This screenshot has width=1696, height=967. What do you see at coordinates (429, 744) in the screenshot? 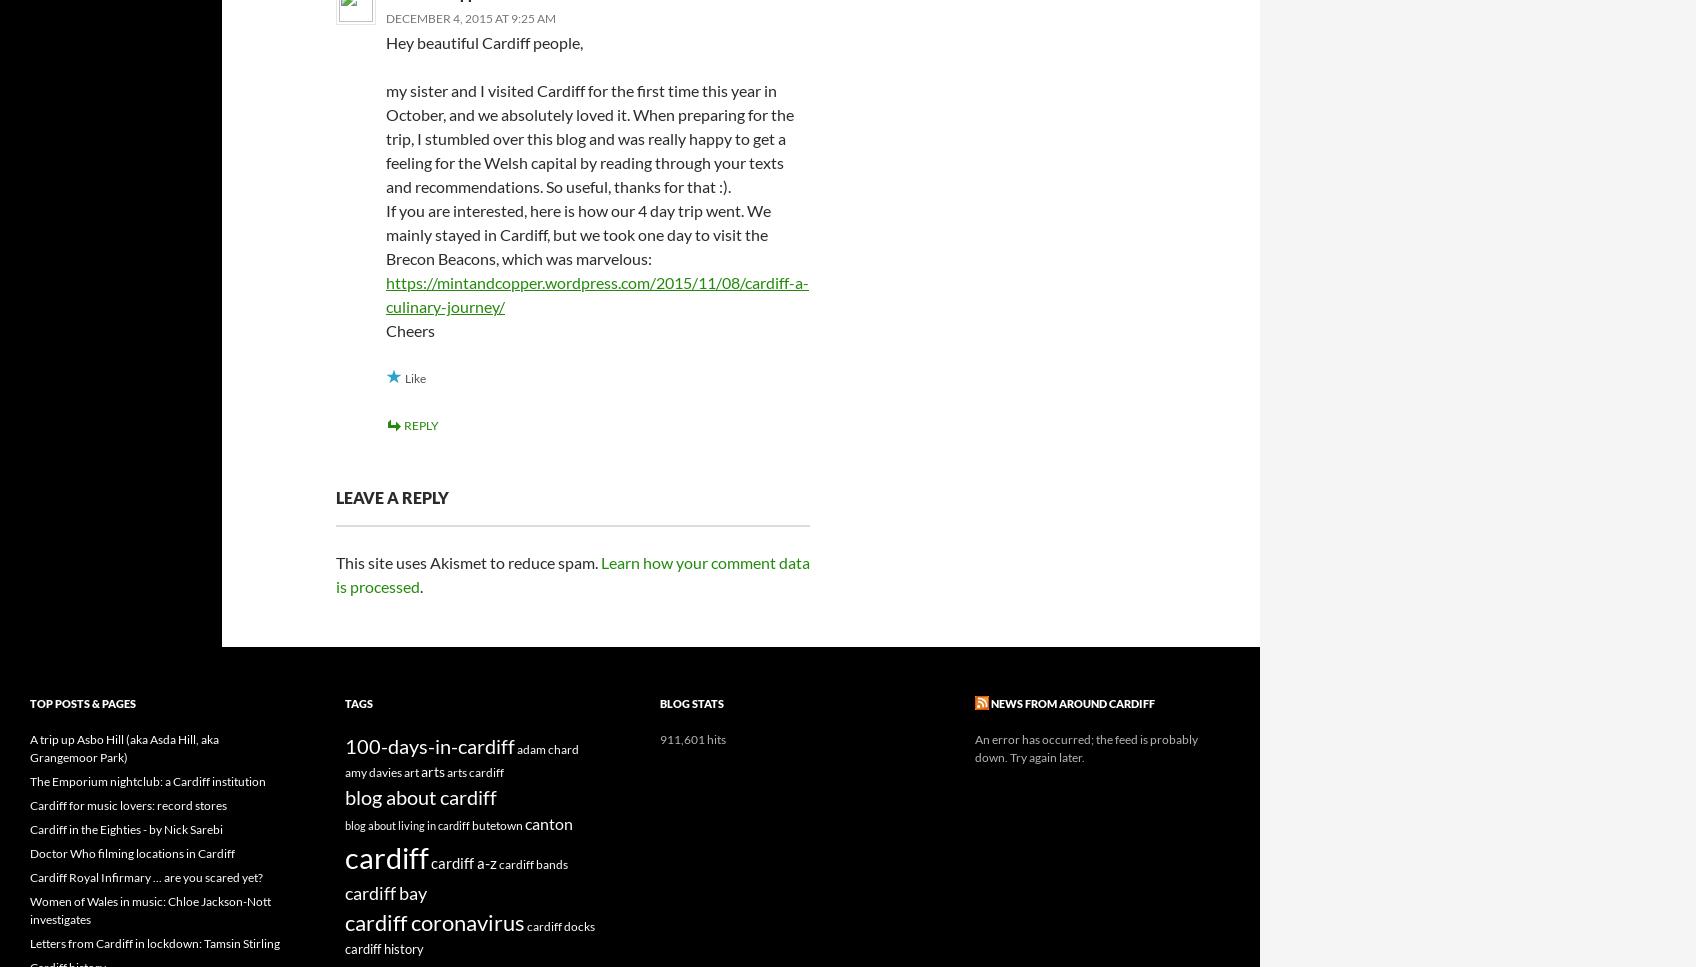
I see `'100-days-in-cardiff'` at bounding box center [429, 744].